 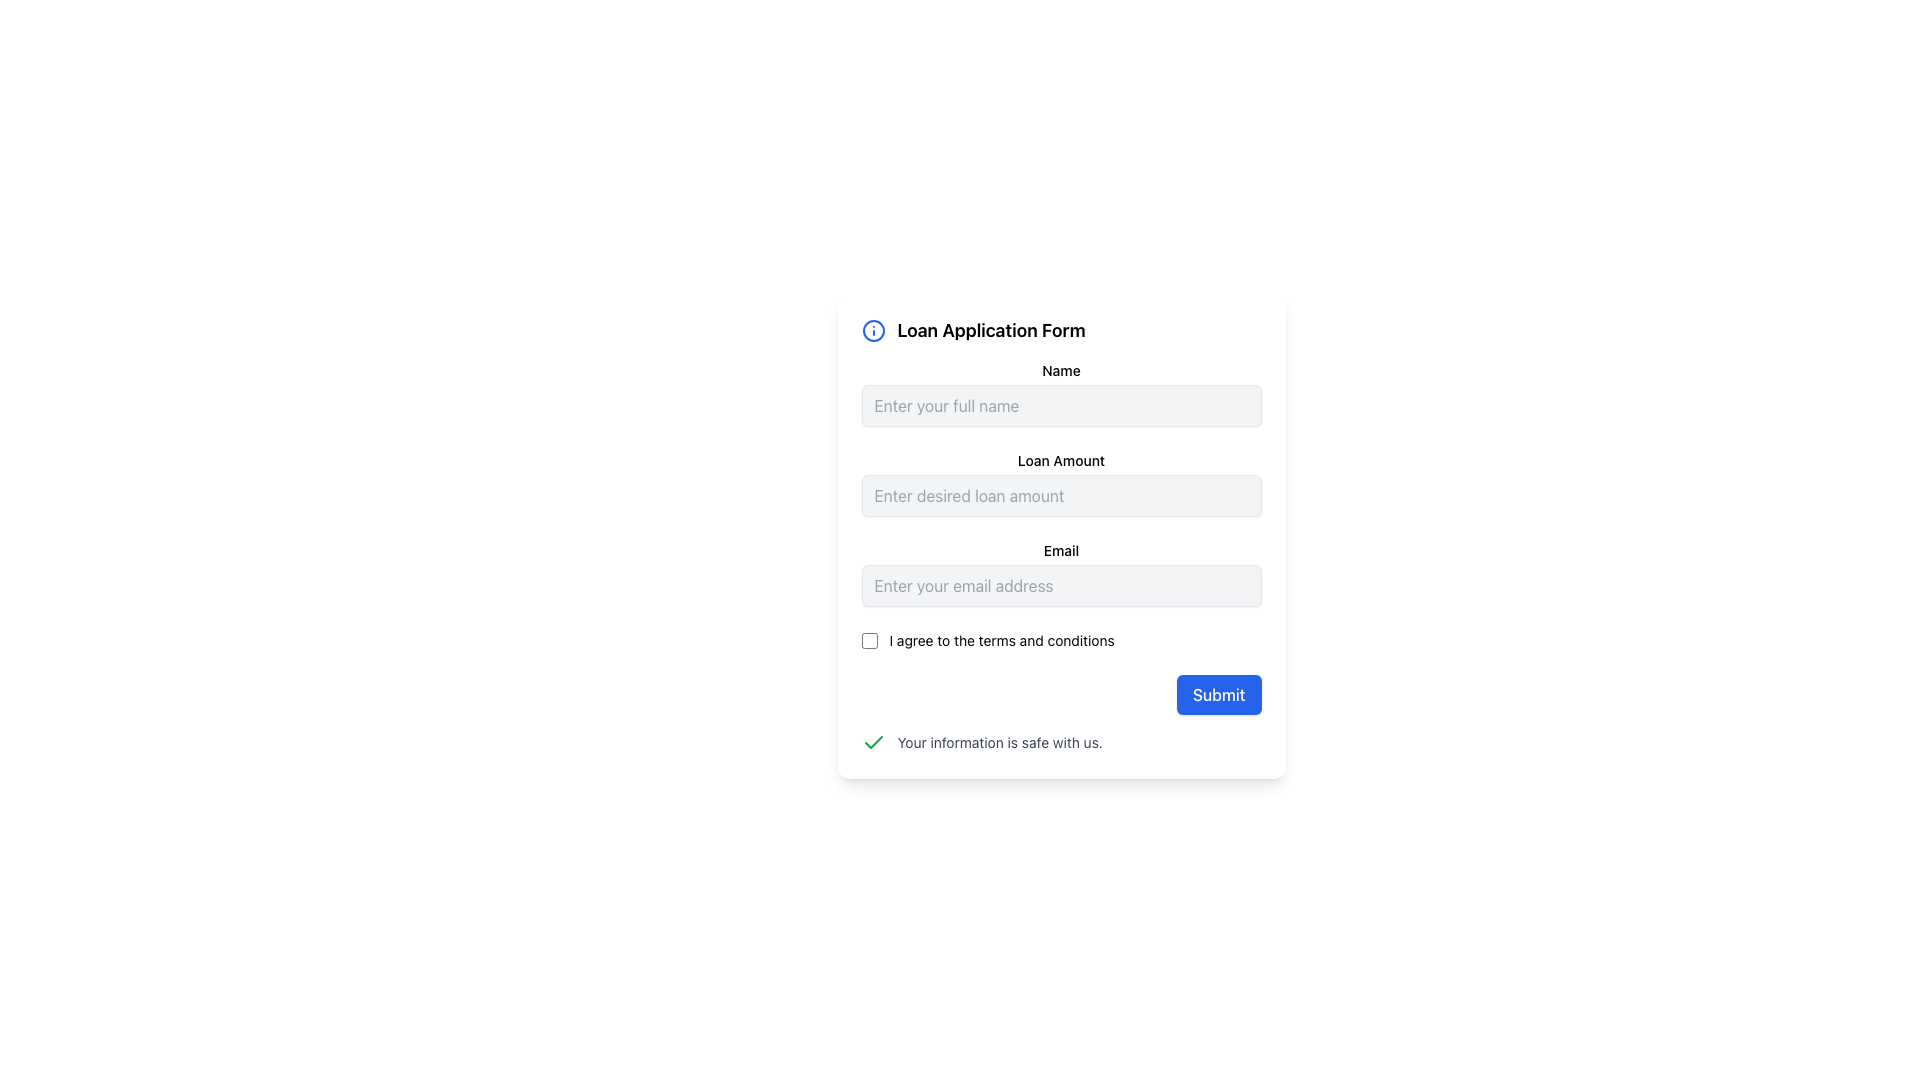 I want to click on the bold text header 'Loan Application Form' to emphasize it, so click(x=991, y=330).